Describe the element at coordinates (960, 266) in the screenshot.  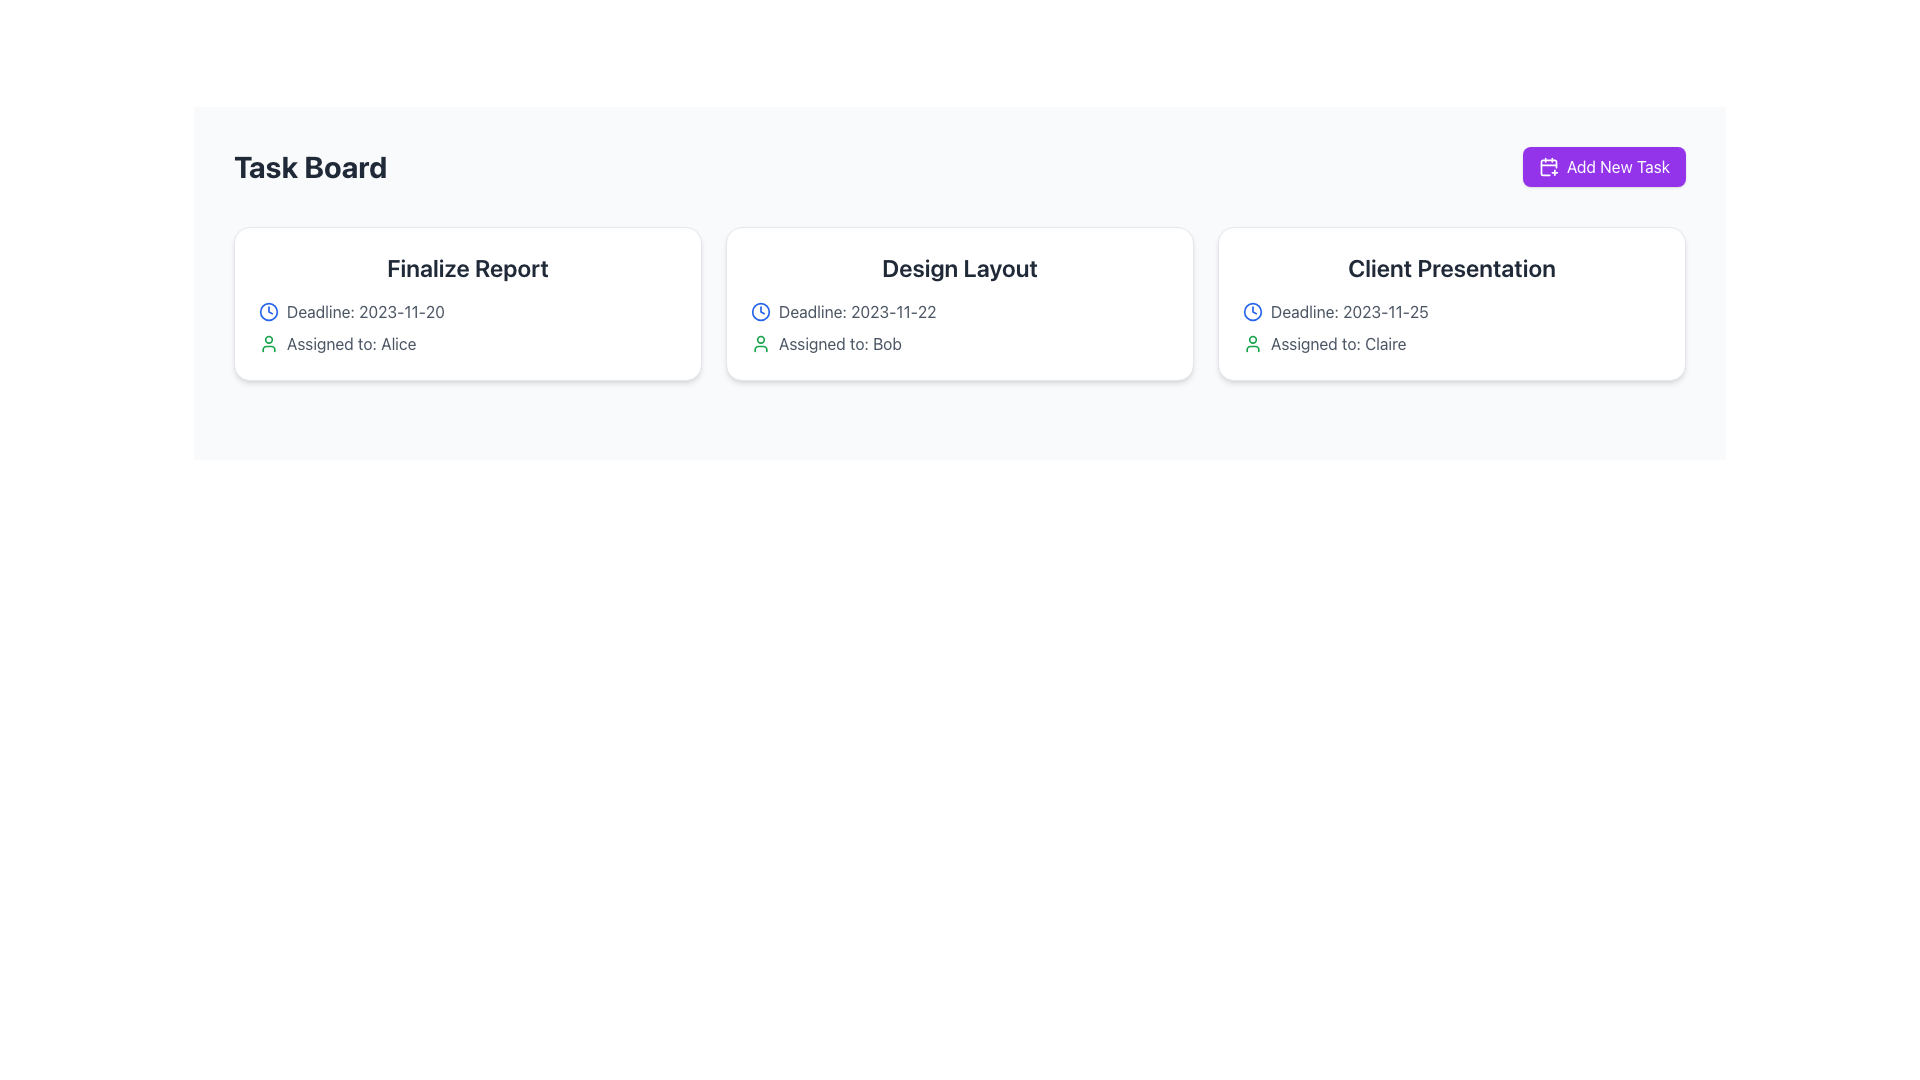
I see `text label displaying 'Design Layout' in bold, medium-large font at the top of the card element` at that location.